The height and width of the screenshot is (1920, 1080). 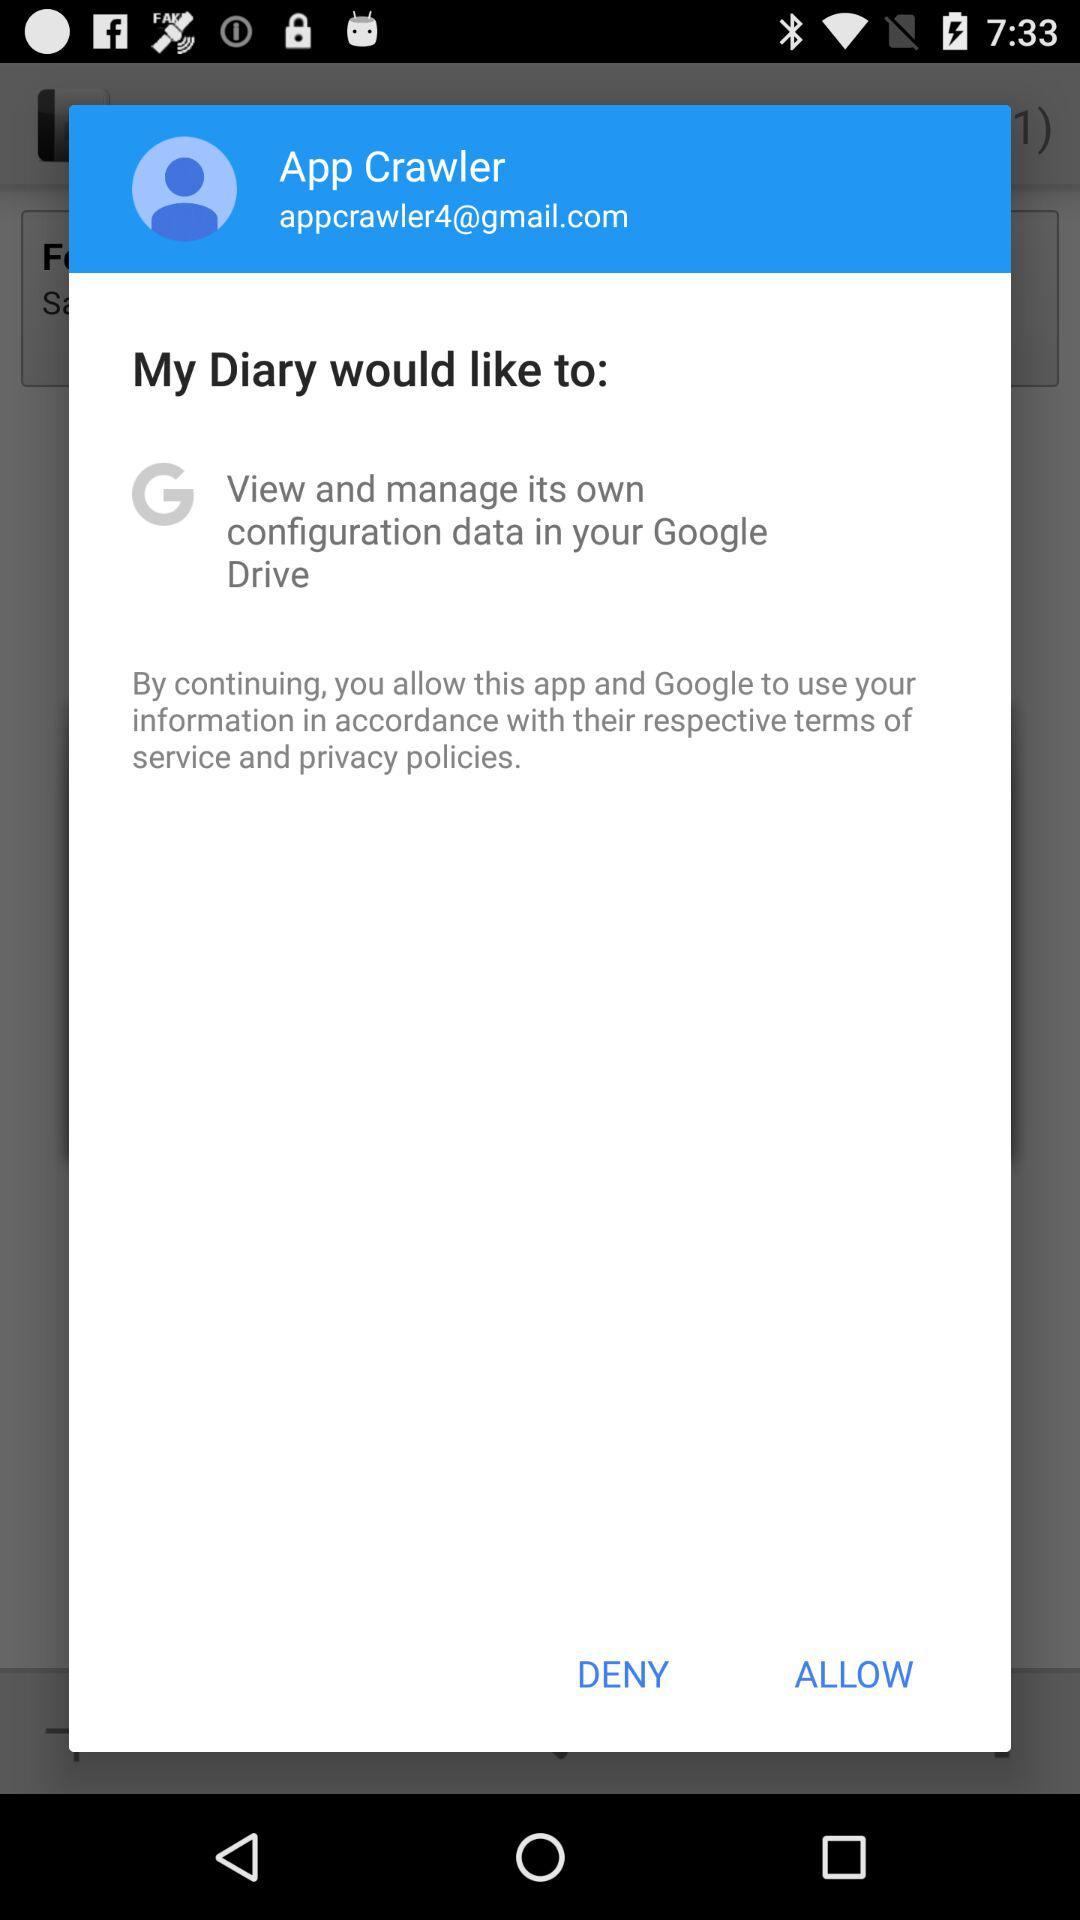 What do you see at coordinates (392, 164) in the screenshot?
I see `app crawler icon` at bounding box center [392, 164].